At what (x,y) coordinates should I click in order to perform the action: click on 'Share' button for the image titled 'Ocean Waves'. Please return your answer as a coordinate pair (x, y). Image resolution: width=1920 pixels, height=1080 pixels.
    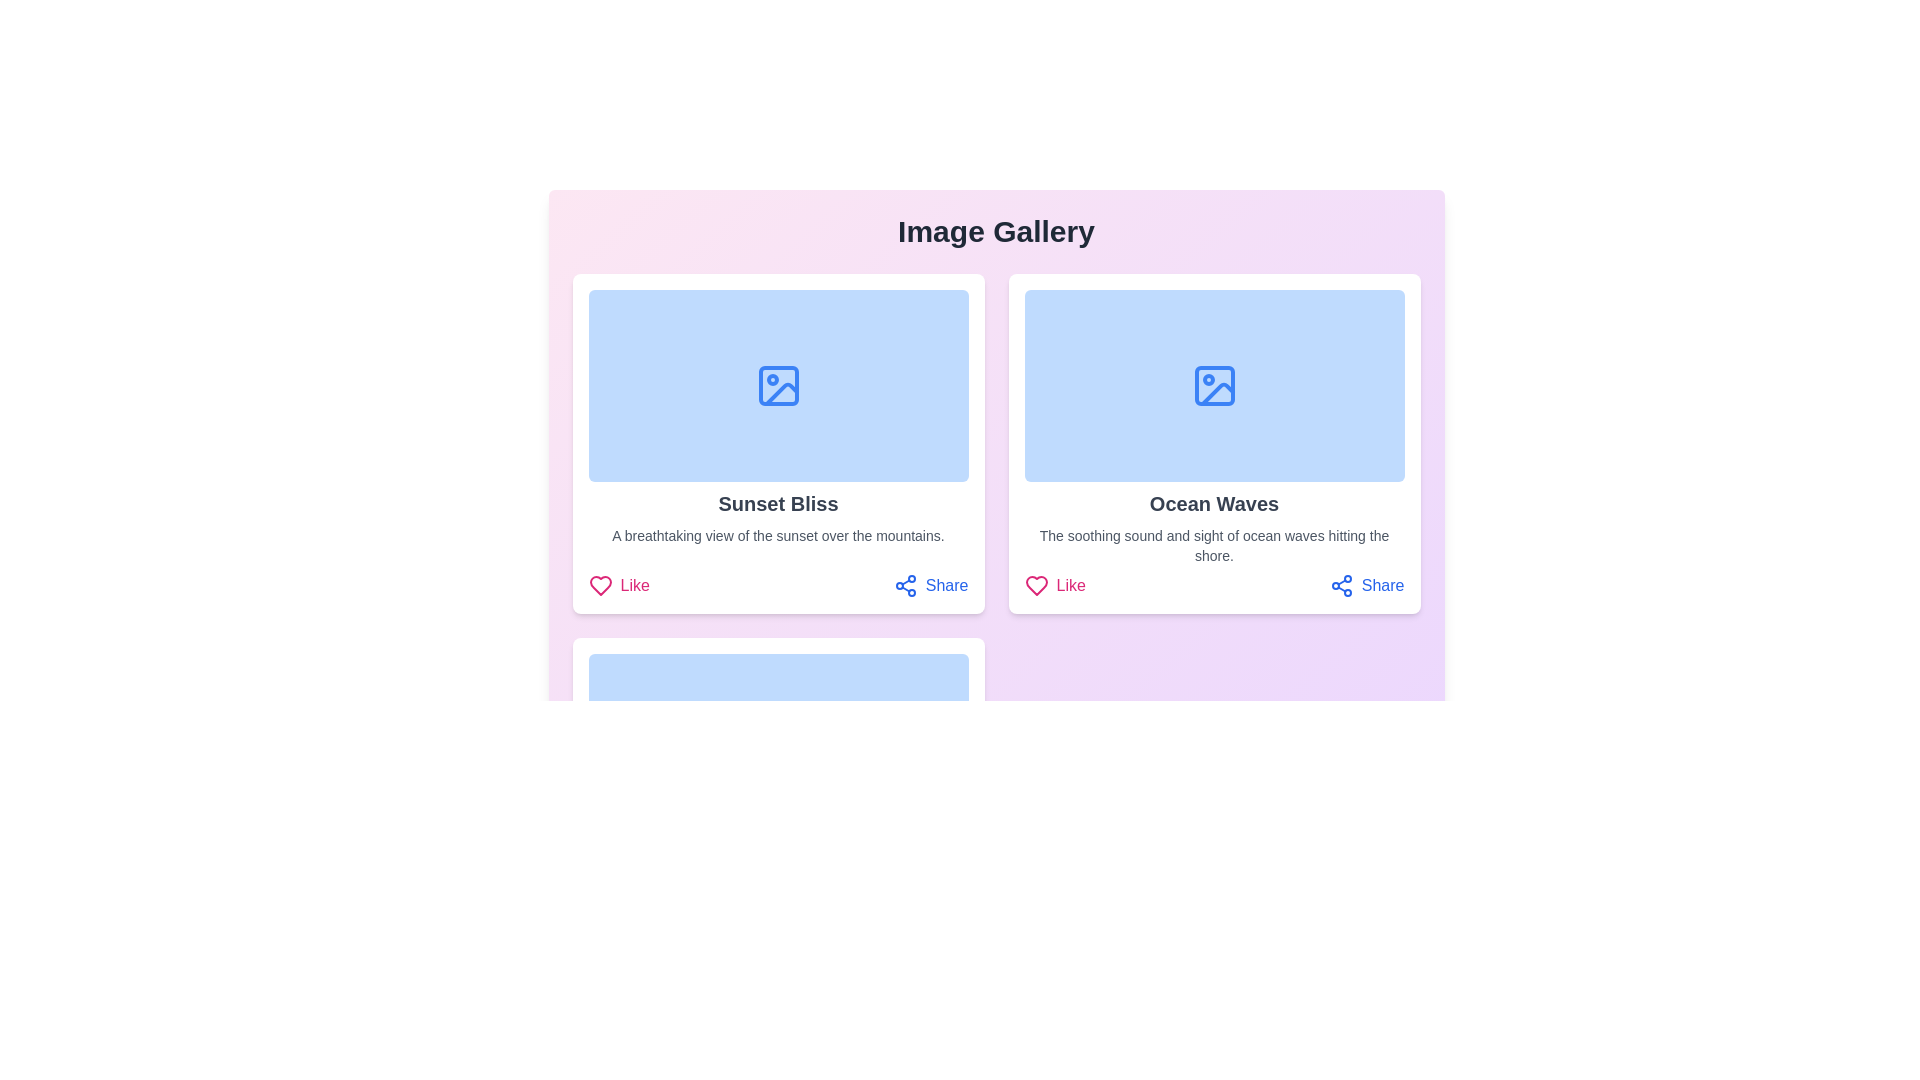
    Looking at the image, I should click on (1366, 585).